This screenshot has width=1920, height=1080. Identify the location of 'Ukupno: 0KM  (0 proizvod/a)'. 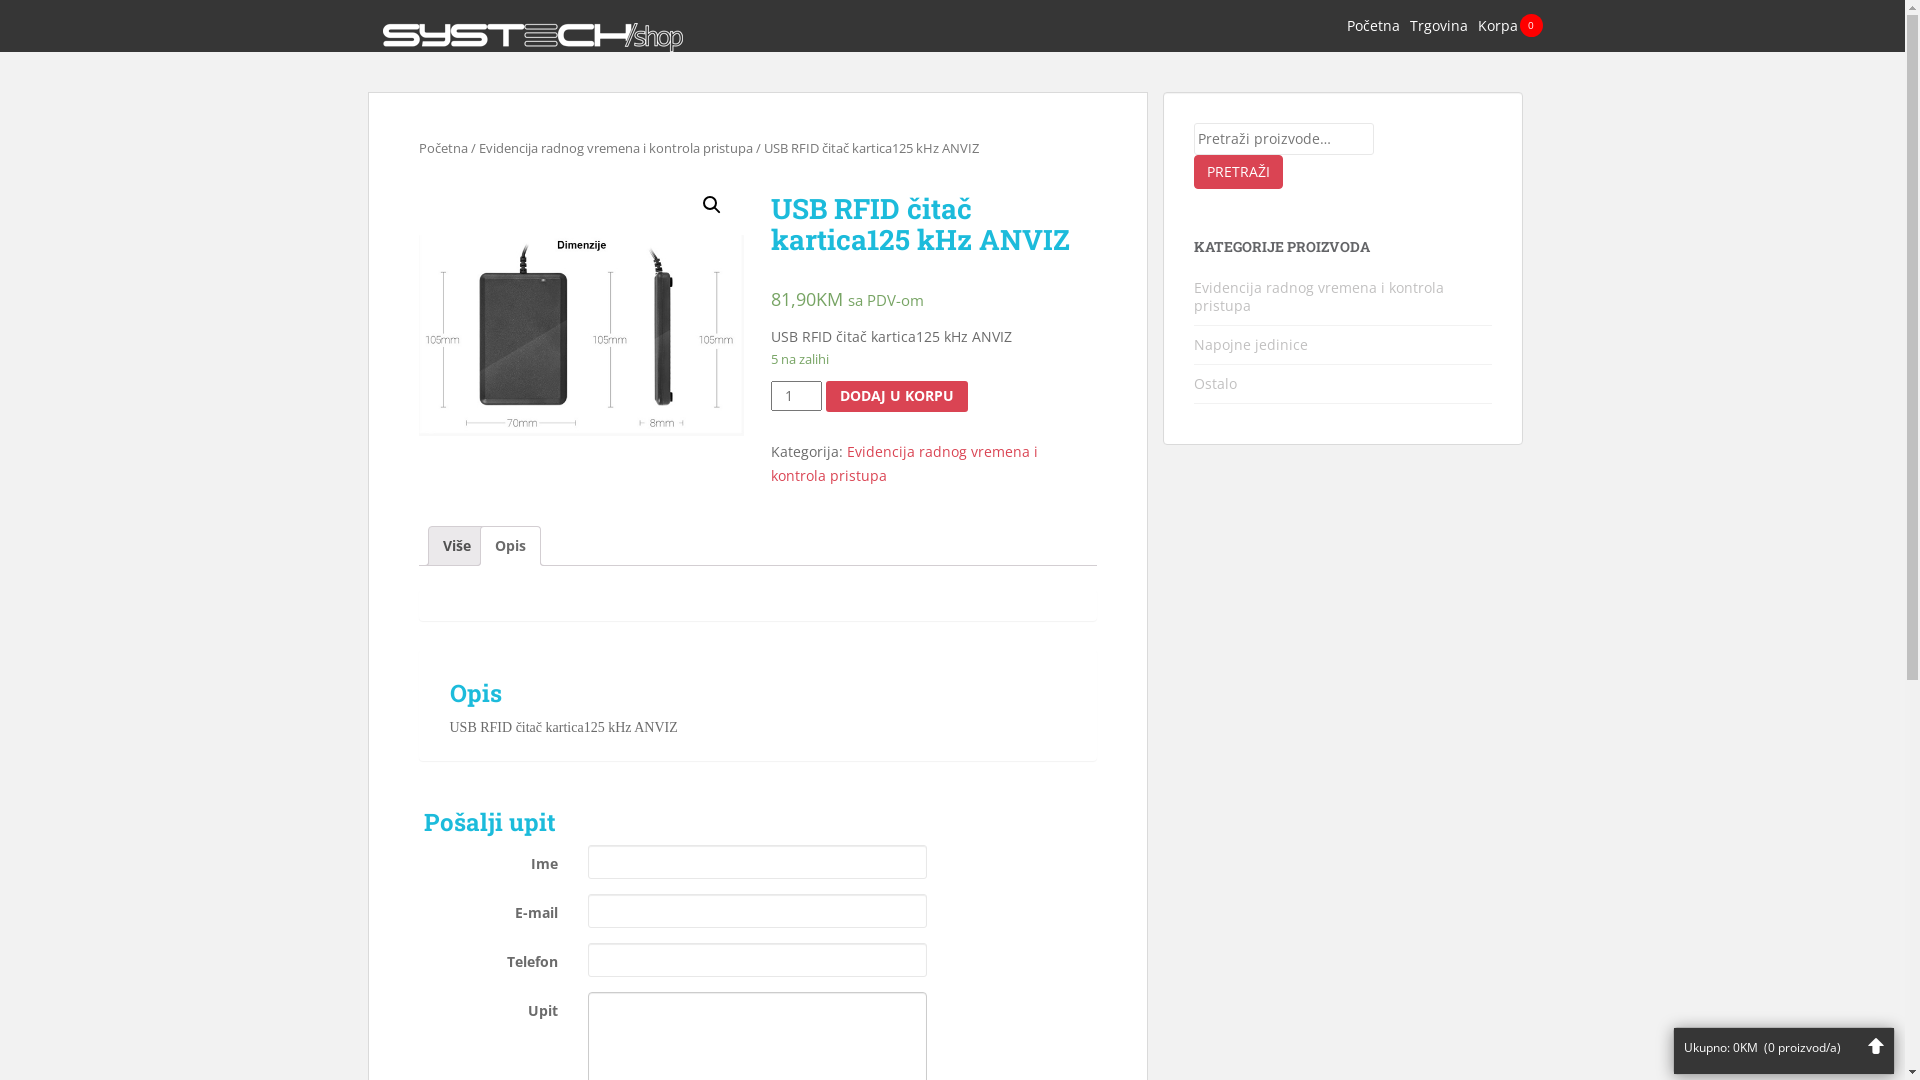
(1784, 1044).